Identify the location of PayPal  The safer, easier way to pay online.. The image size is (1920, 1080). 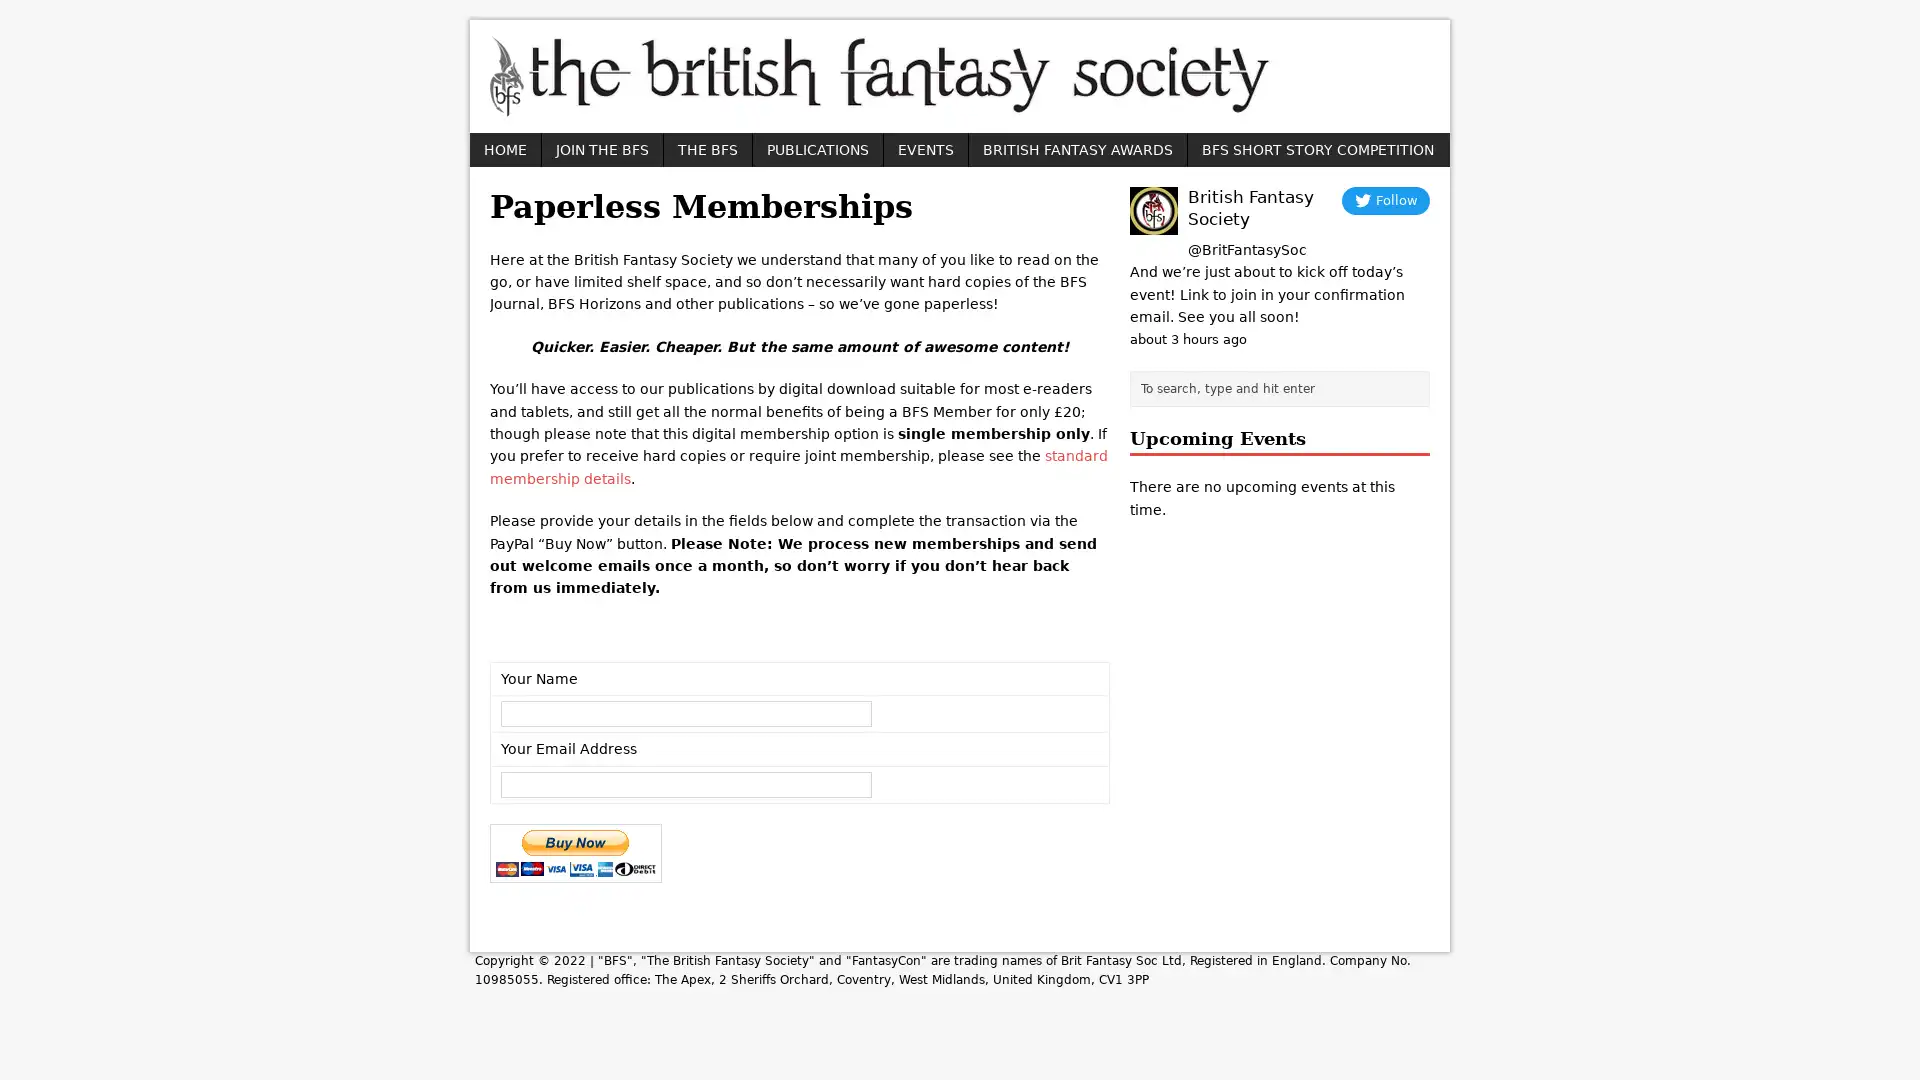
(575, 852).